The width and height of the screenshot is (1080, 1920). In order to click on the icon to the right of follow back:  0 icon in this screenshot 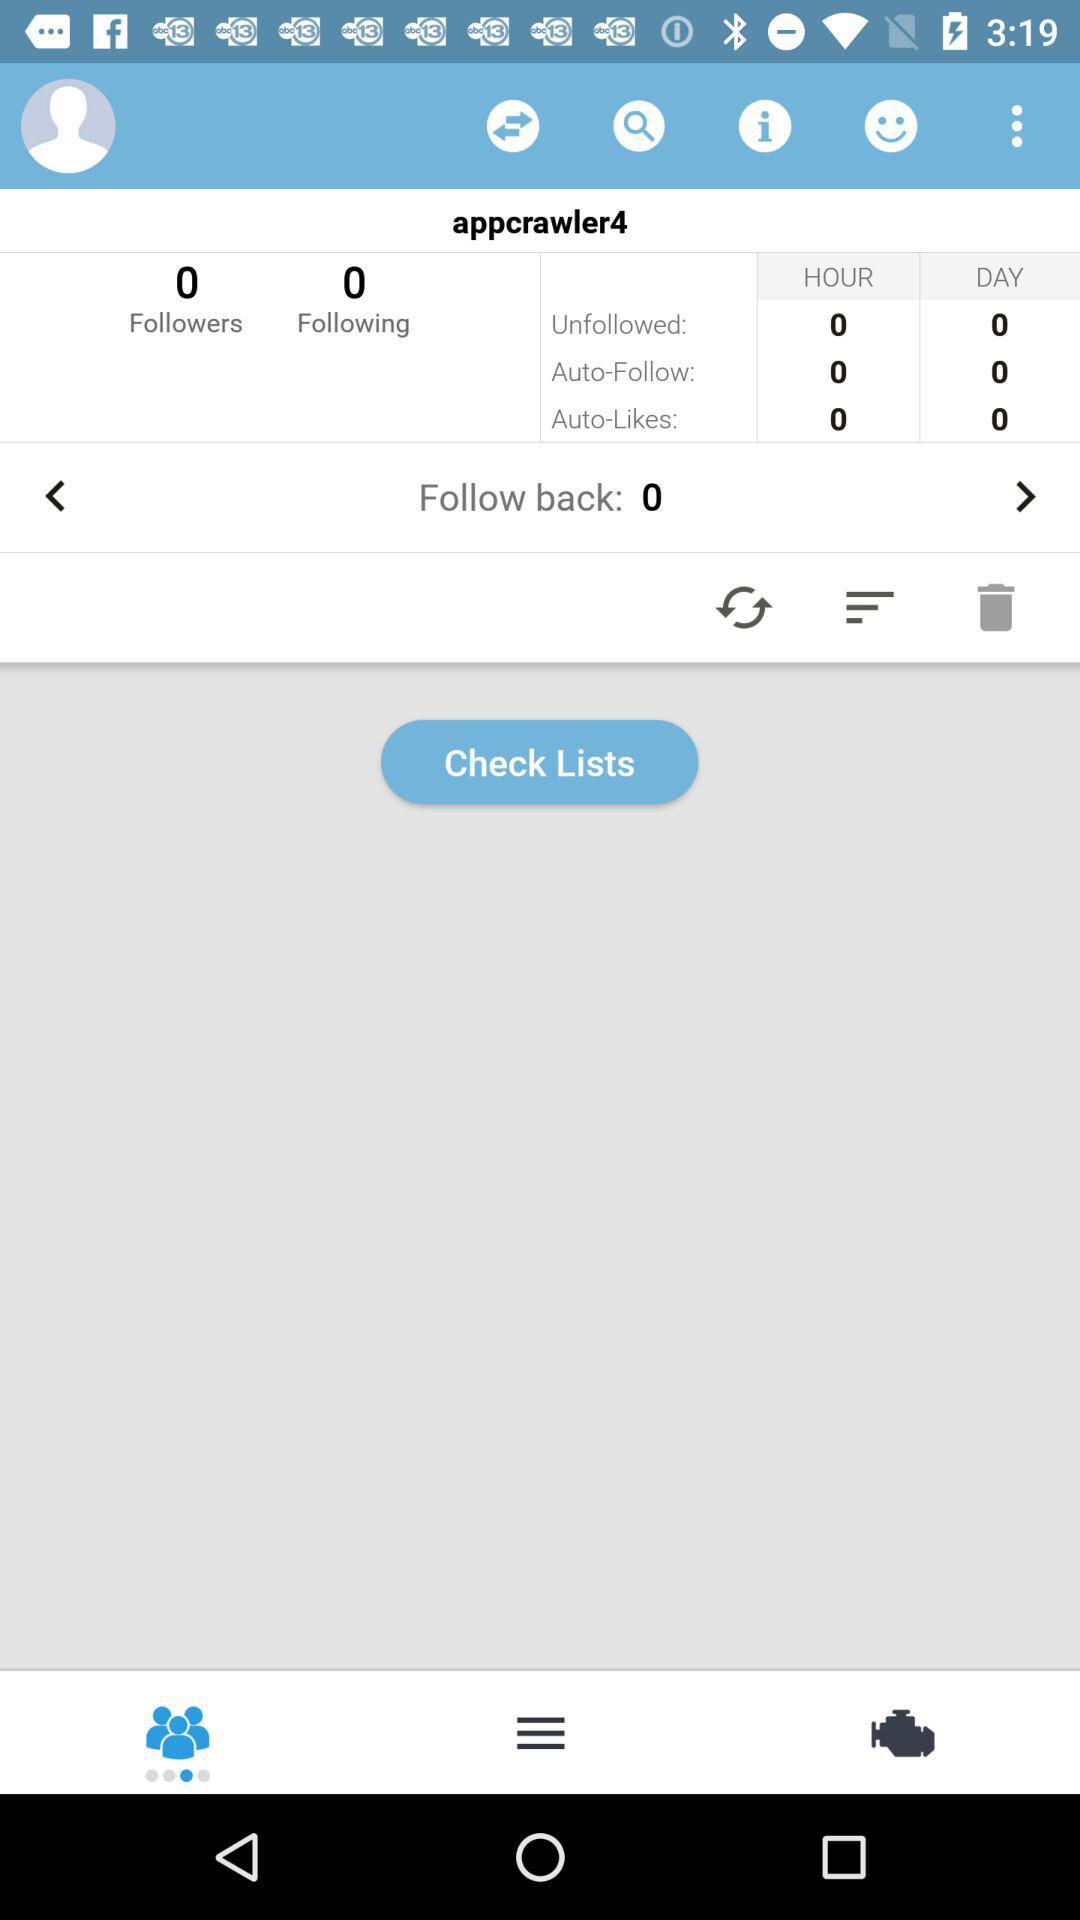, I will do `click(1024, 496)`.